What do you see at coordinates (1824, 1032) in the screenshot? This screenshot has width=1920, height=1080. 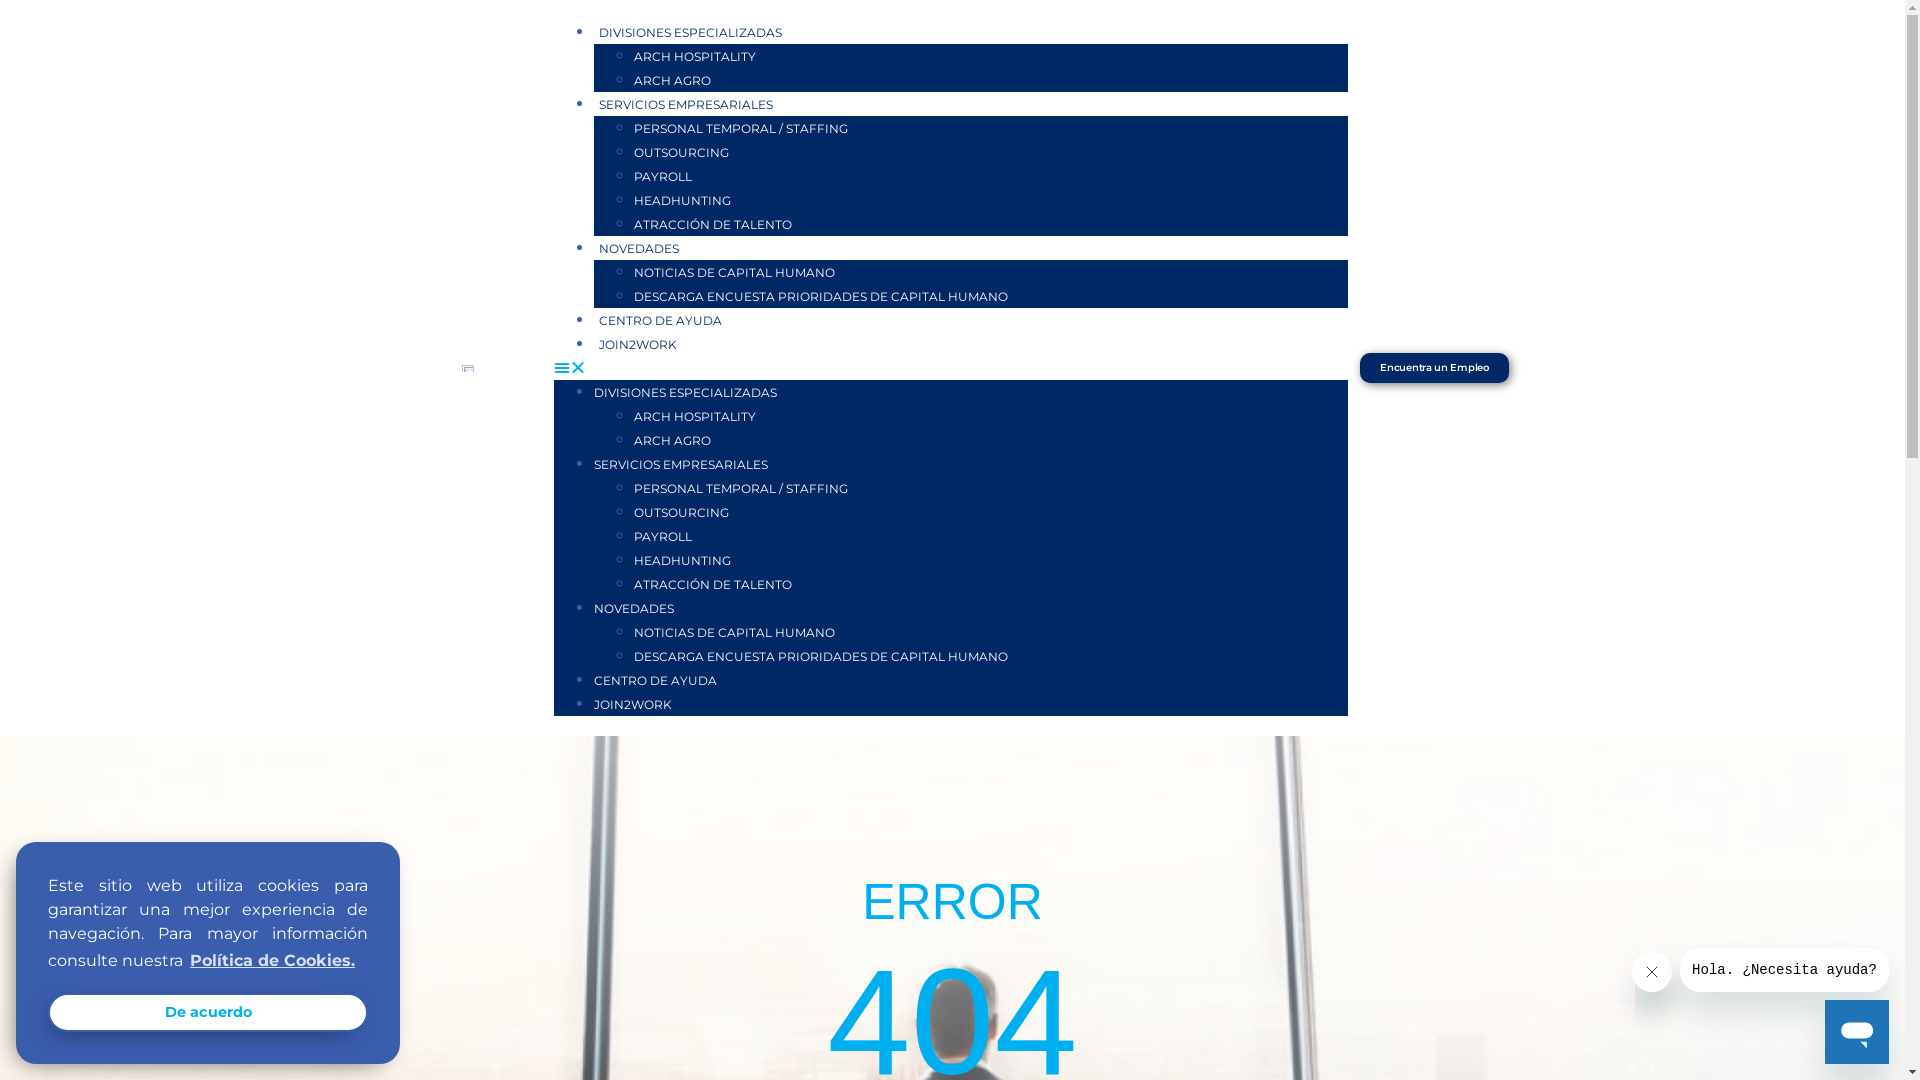 I see `'Button to launch messaging window'` at bounding box center [1824, 1032].